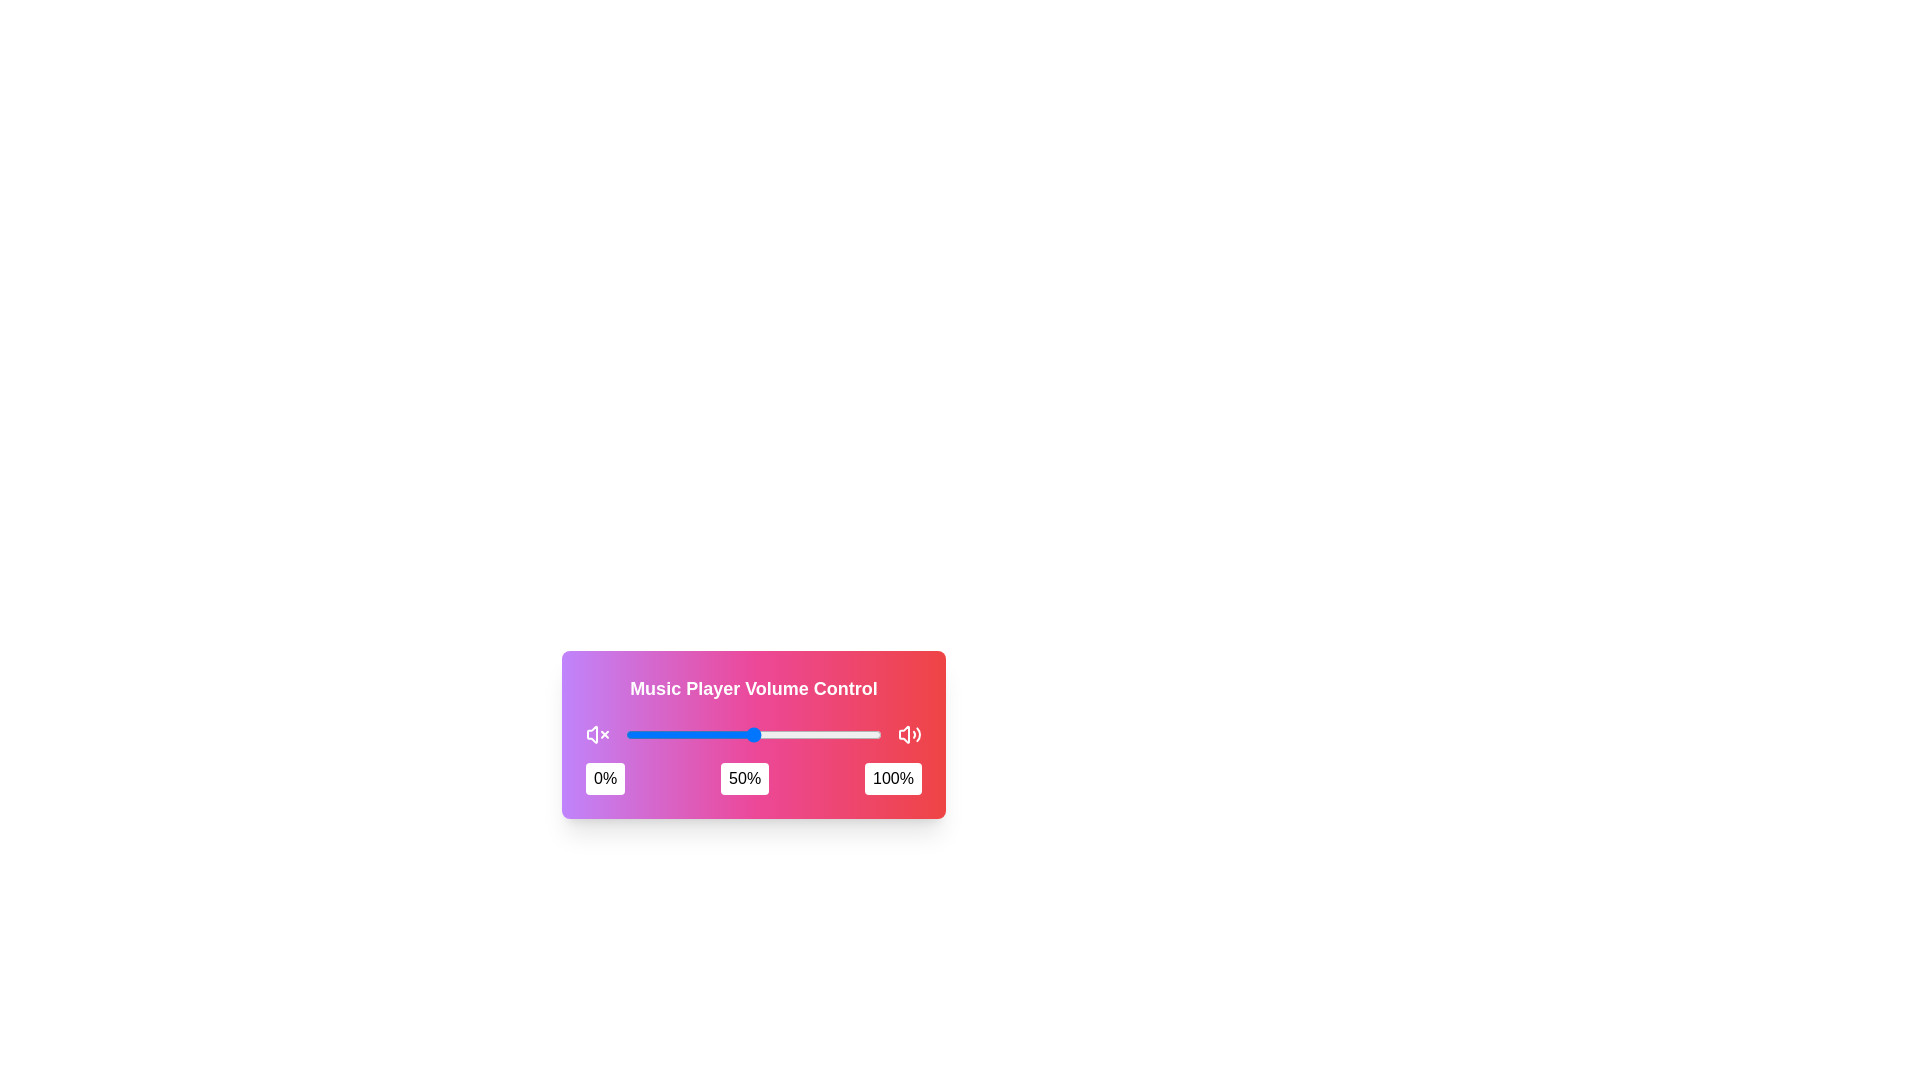 This screenshot has width=1920, height=1080. What do you see at coordinates (739, 735) in the screenshot?
I see `the slider to set the volume to 45%` at bounding box center [739, 735].